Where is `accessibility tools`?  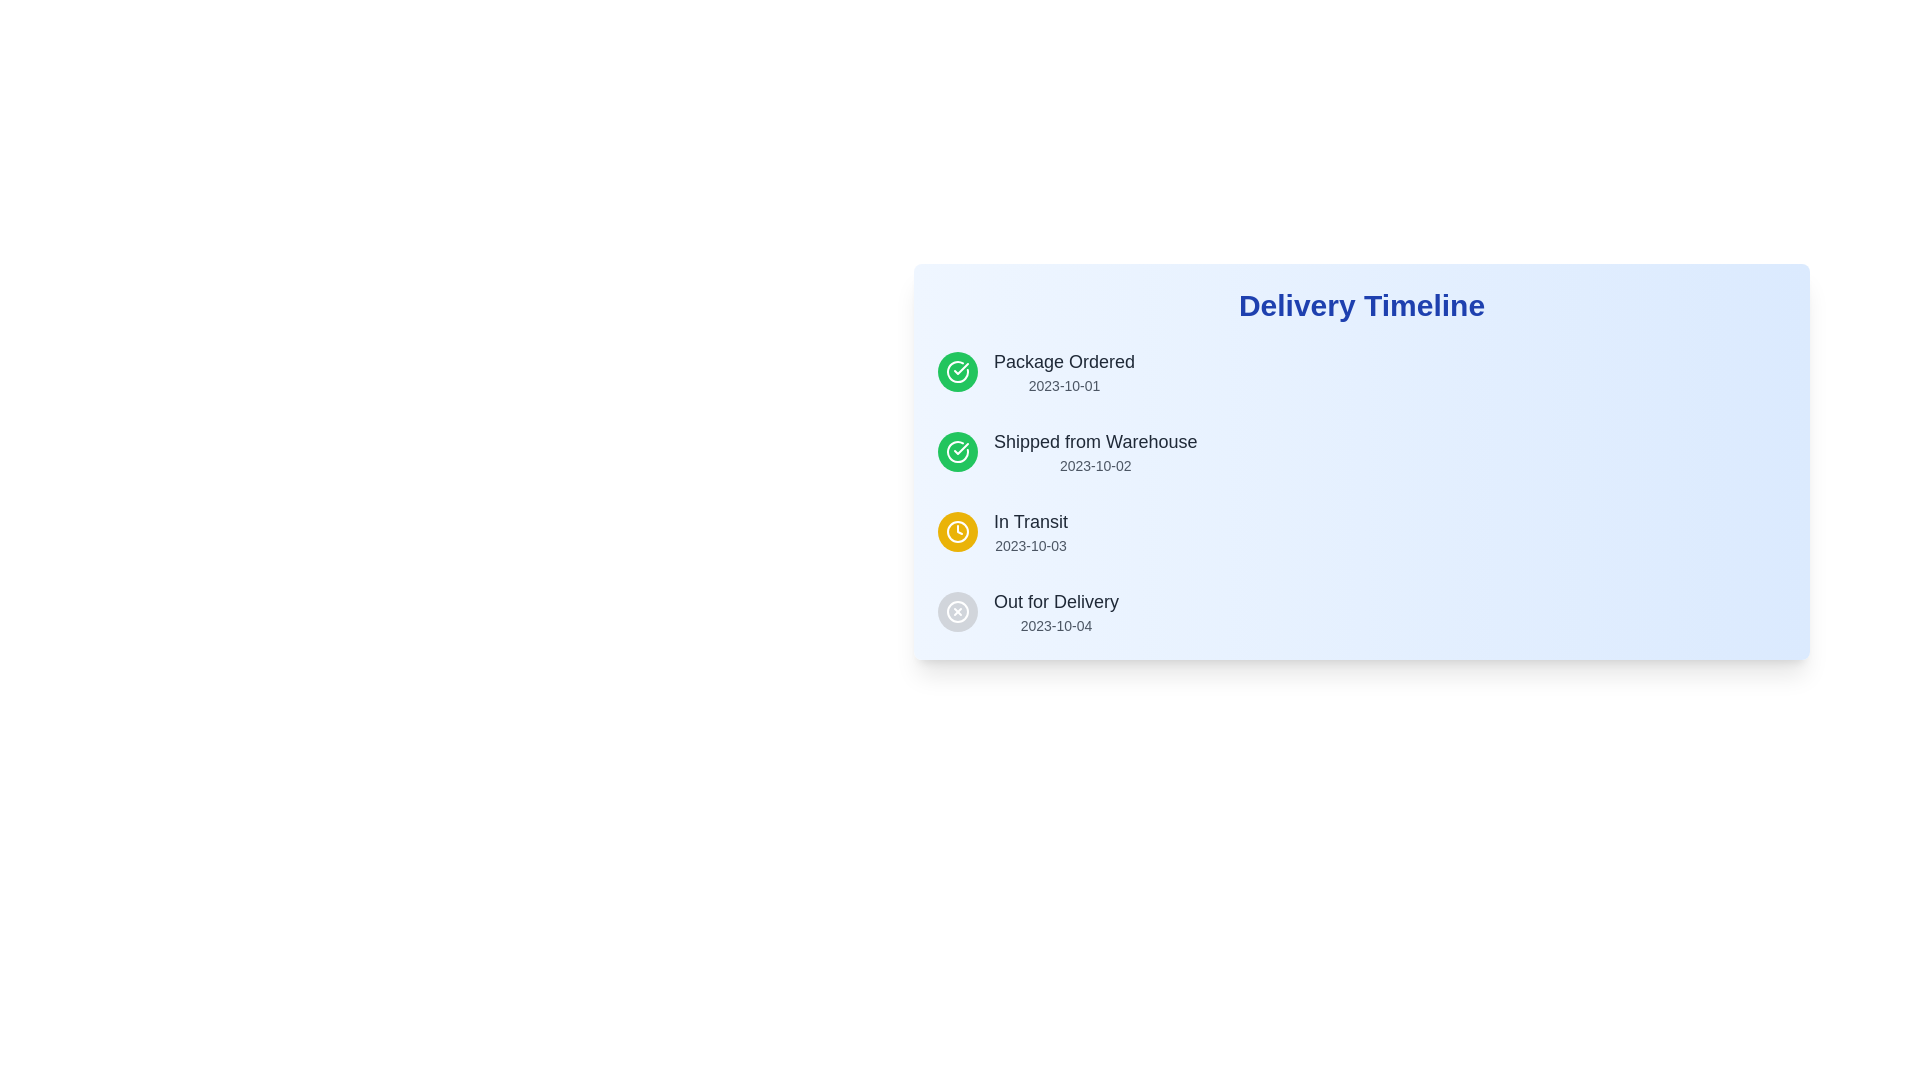 accessibility tools is located at coordinates (1361, 305).